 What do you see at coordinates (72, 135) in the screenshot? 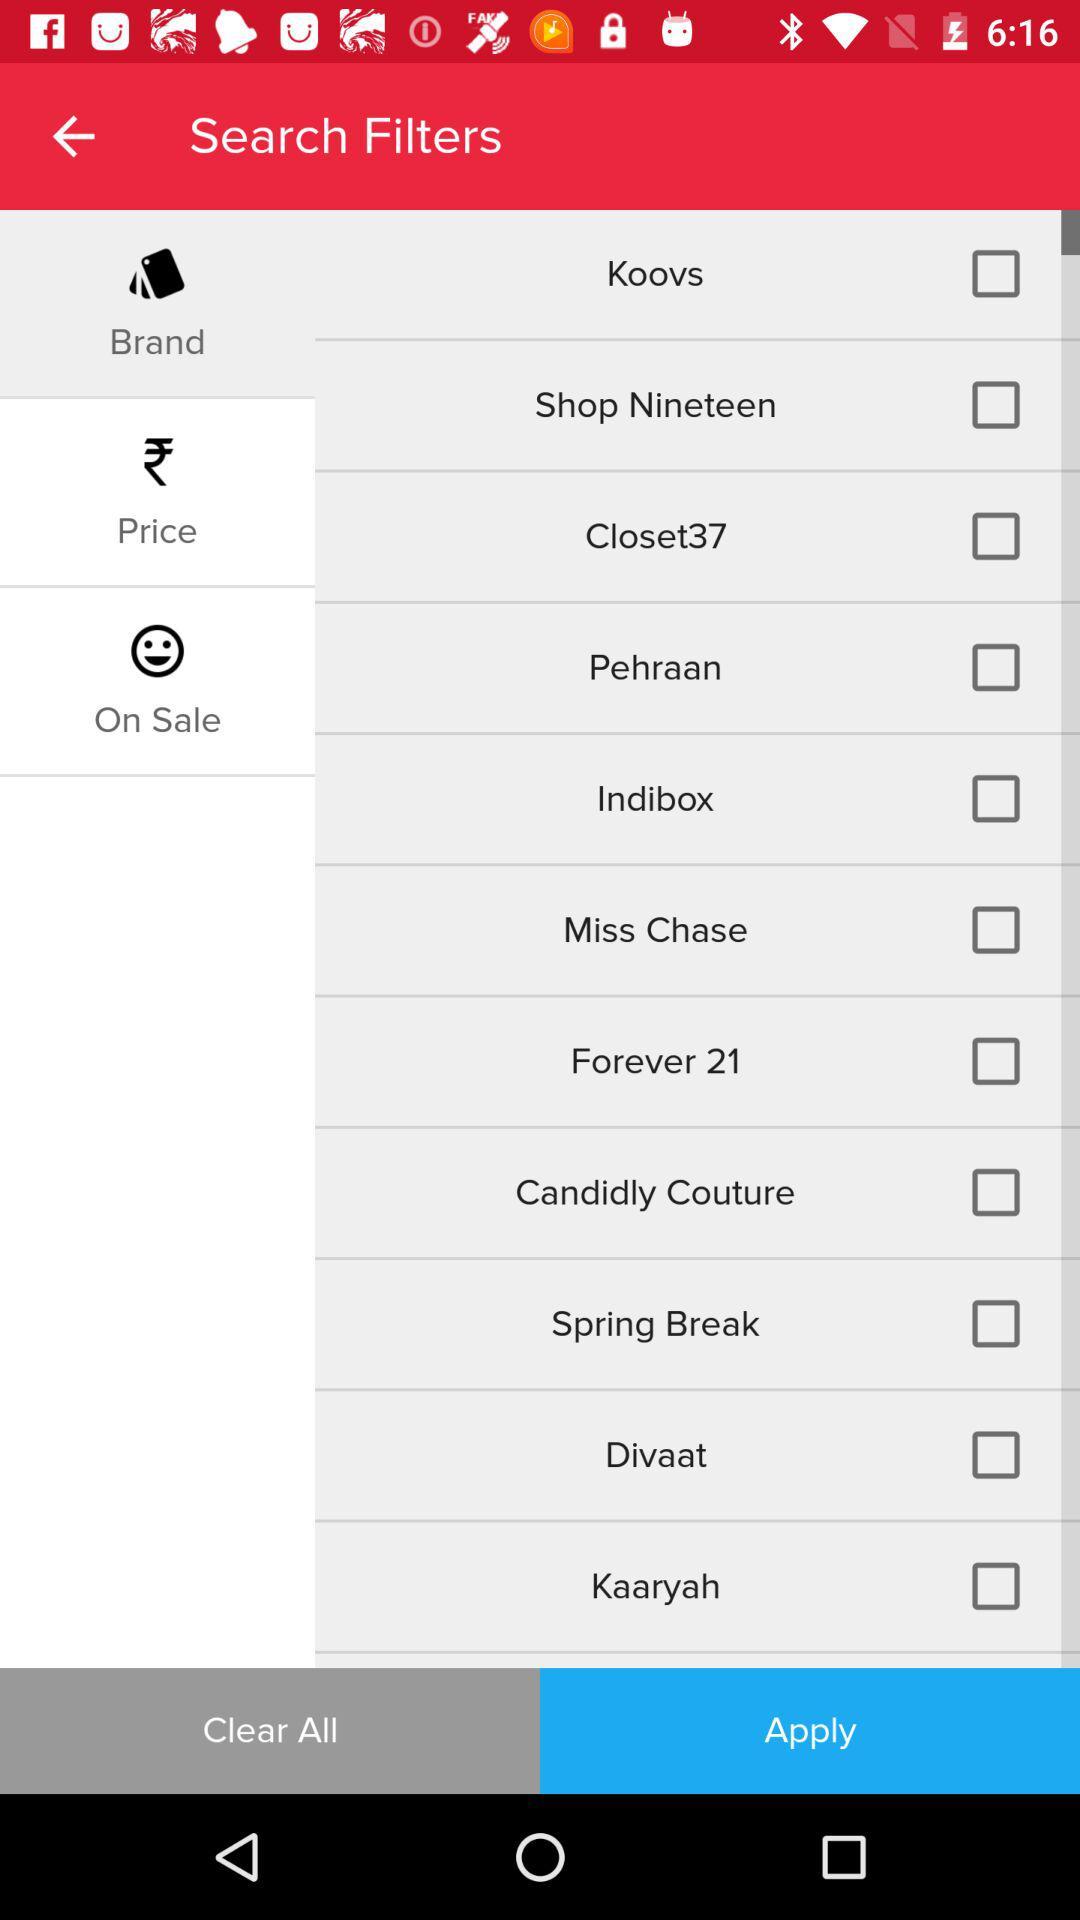
I see `item next to search filters` at bounding box center [72, 135].